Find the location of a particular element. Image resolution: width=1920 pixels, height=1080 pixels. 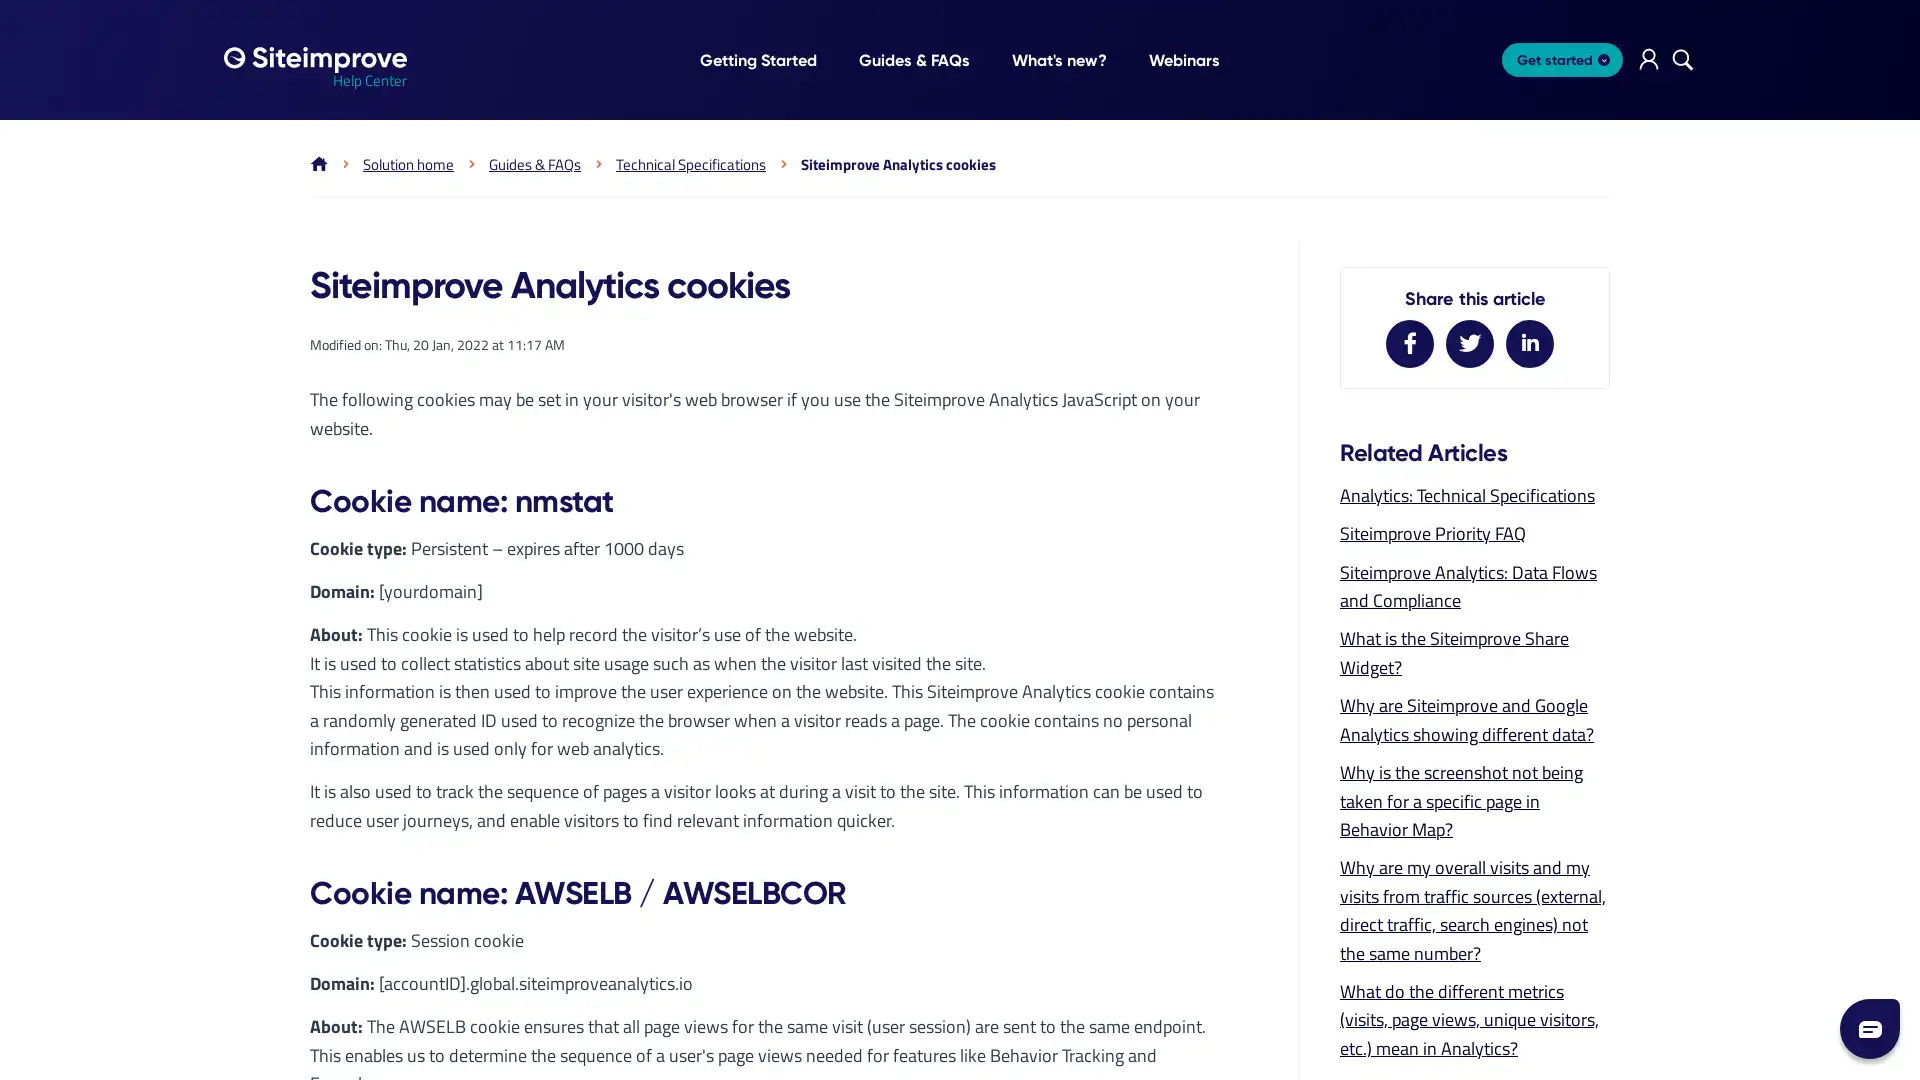

Open search is located at coordinates (1682, 59).